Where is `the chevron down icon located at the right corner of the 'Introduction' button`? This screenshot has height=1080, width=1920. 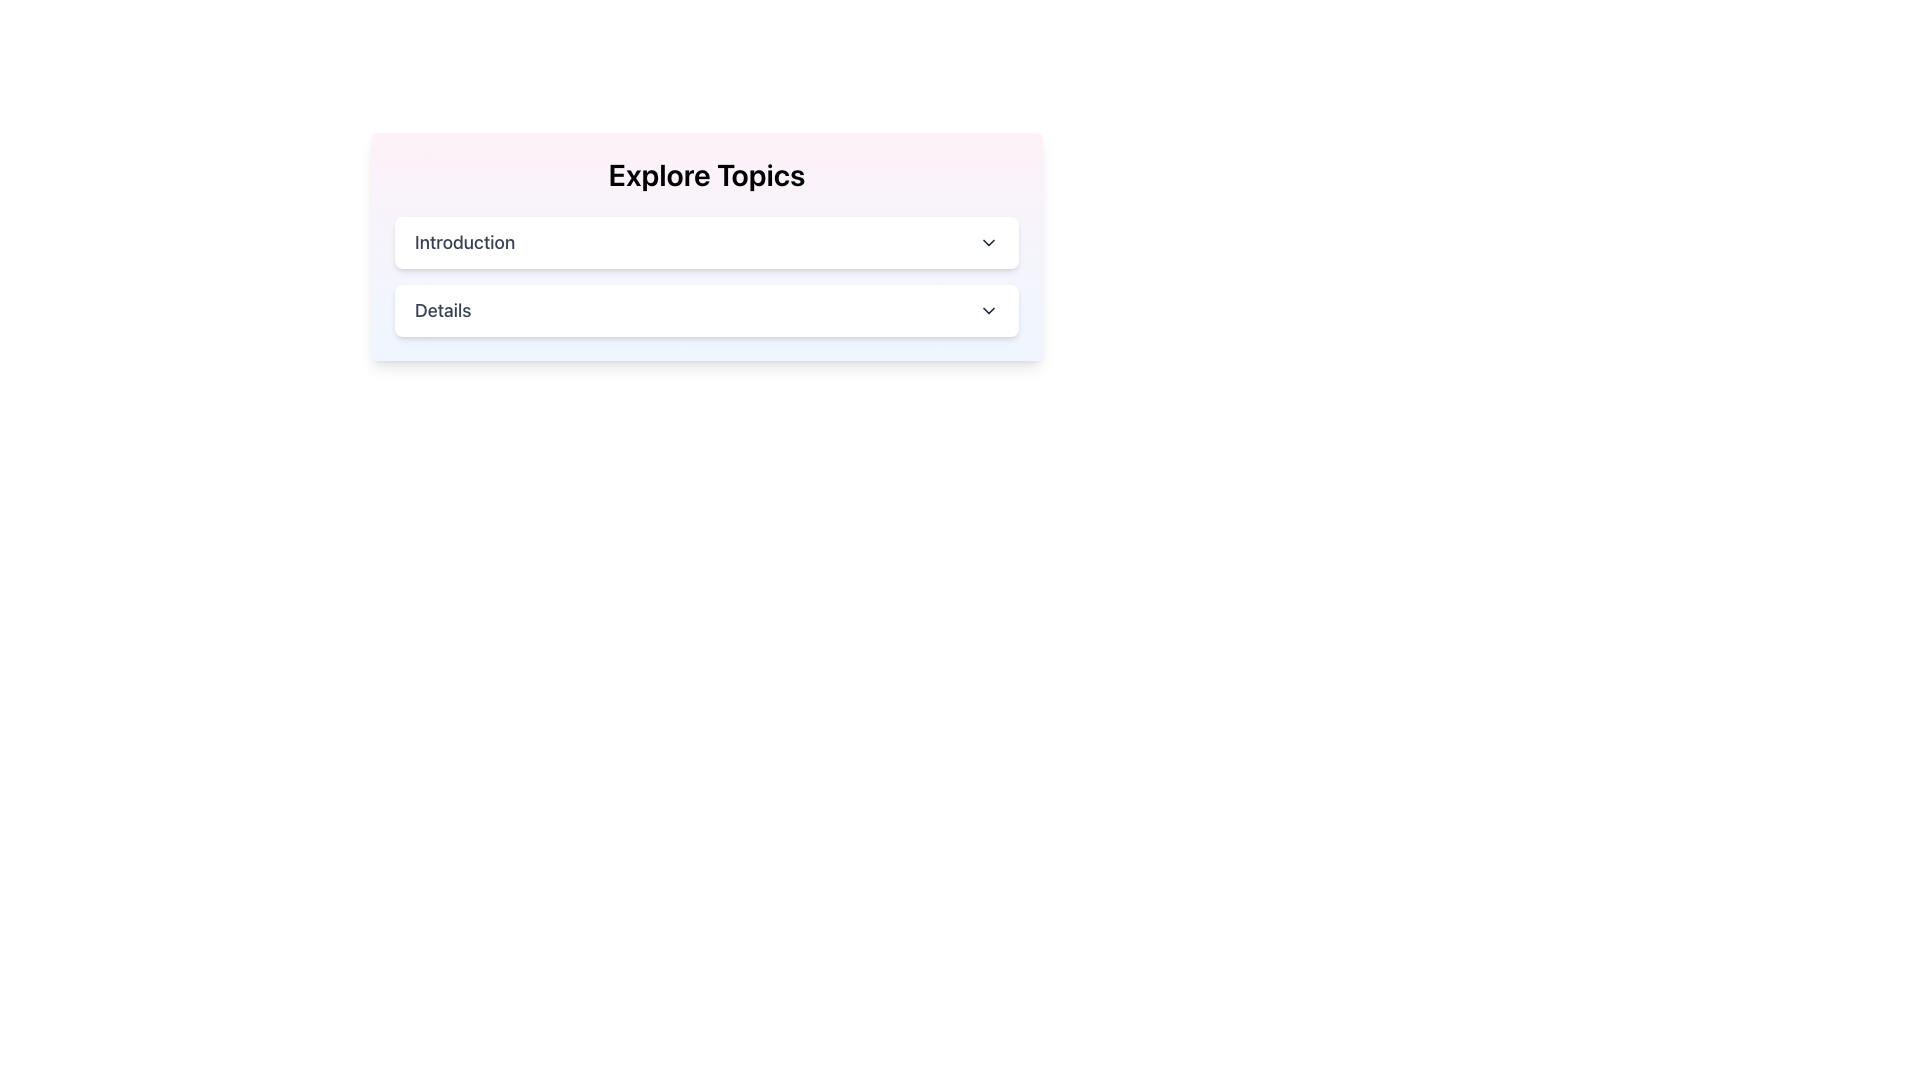 the chevron down icon located at the right corner of the 'Introduction' button is located at coordinates (988, 242).